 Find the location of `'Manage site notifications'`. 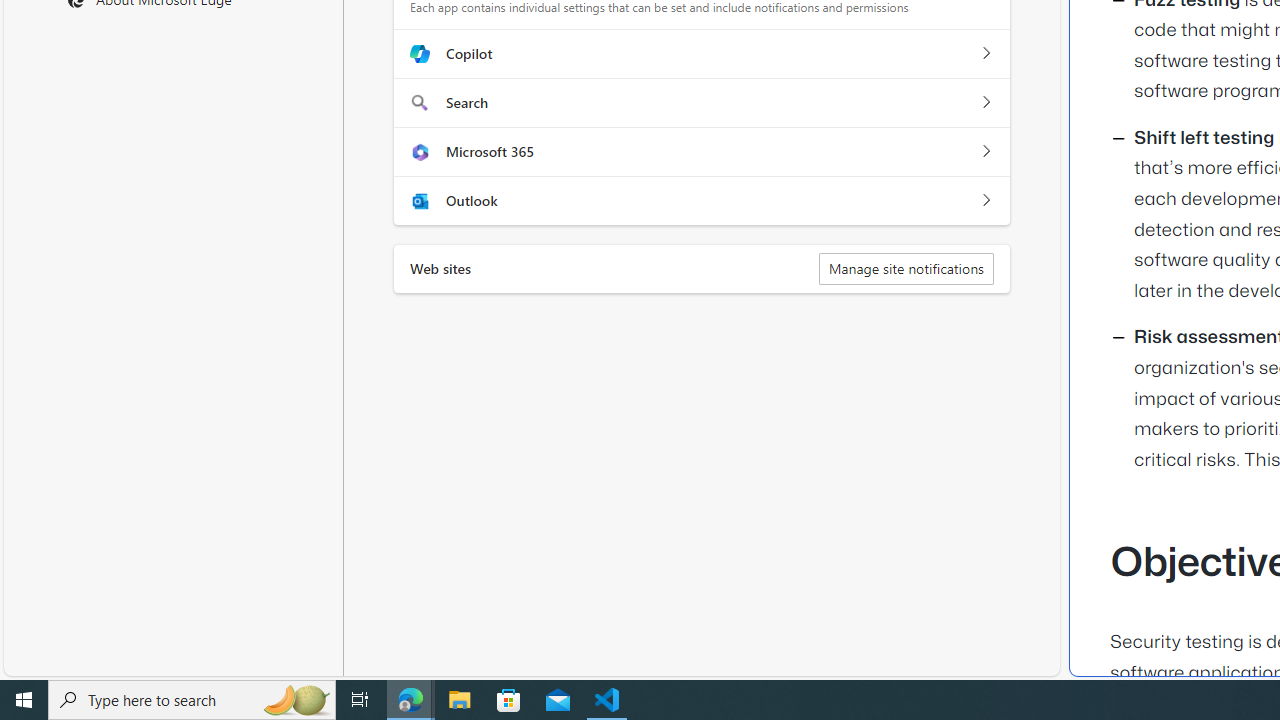

'Manage site notifications' is located at coordinates (905, 267).